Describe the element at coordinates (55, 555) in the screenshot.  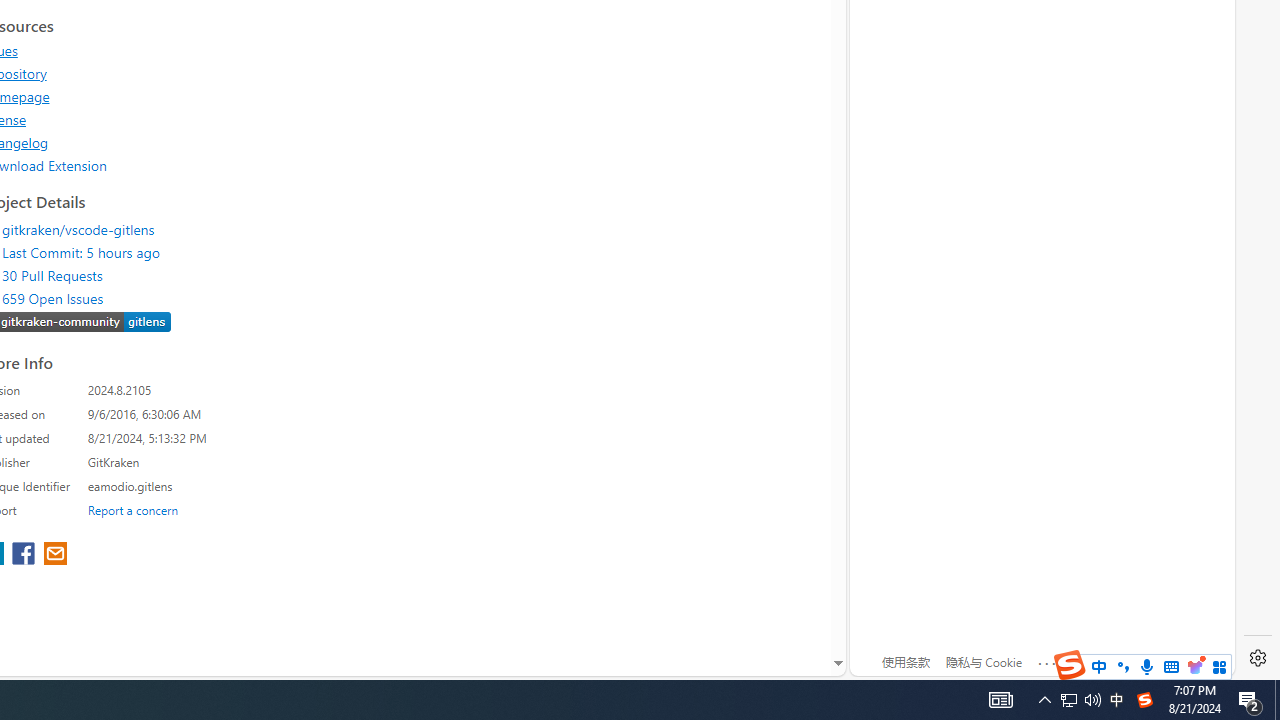
I see `'share extension on email'` at that location.